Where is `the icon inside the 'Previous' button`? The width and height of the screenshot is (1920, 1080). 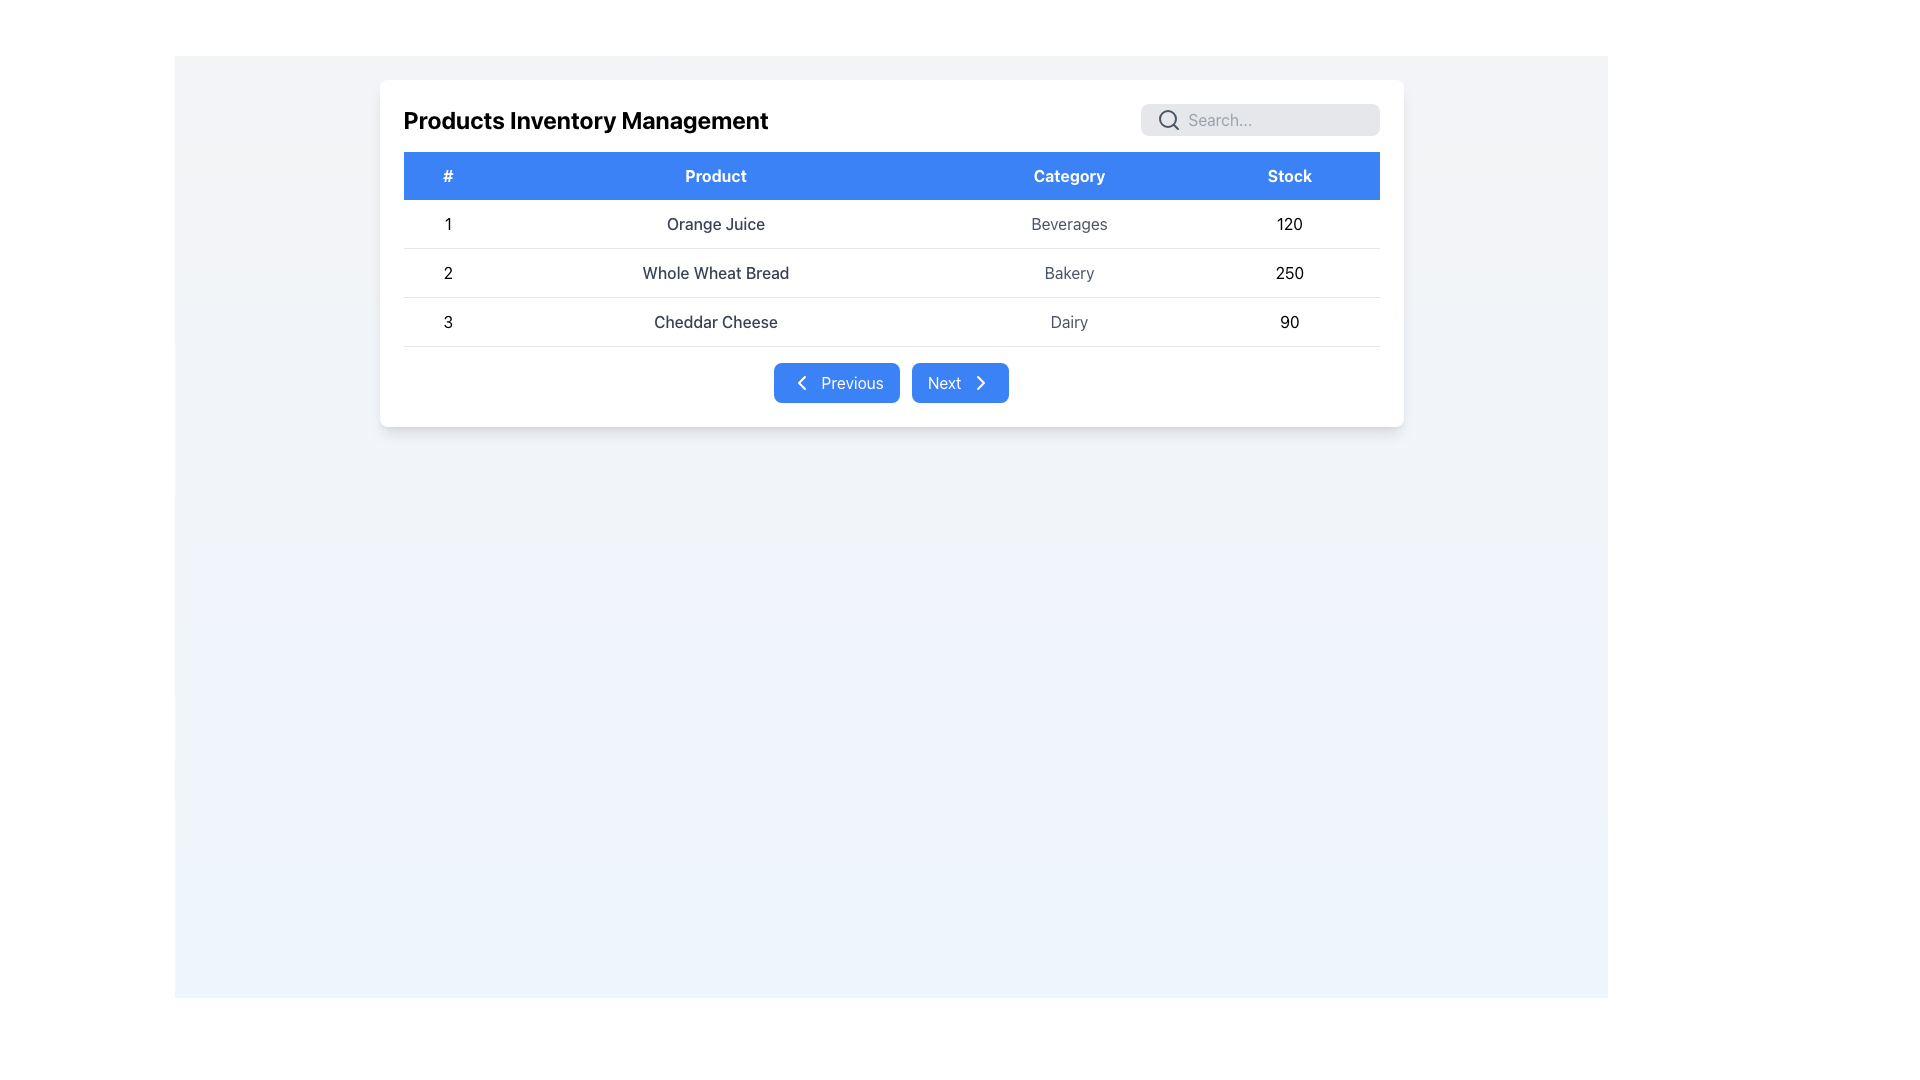
the icon inside the 'Previous' button is located at coordinates (801, 382).